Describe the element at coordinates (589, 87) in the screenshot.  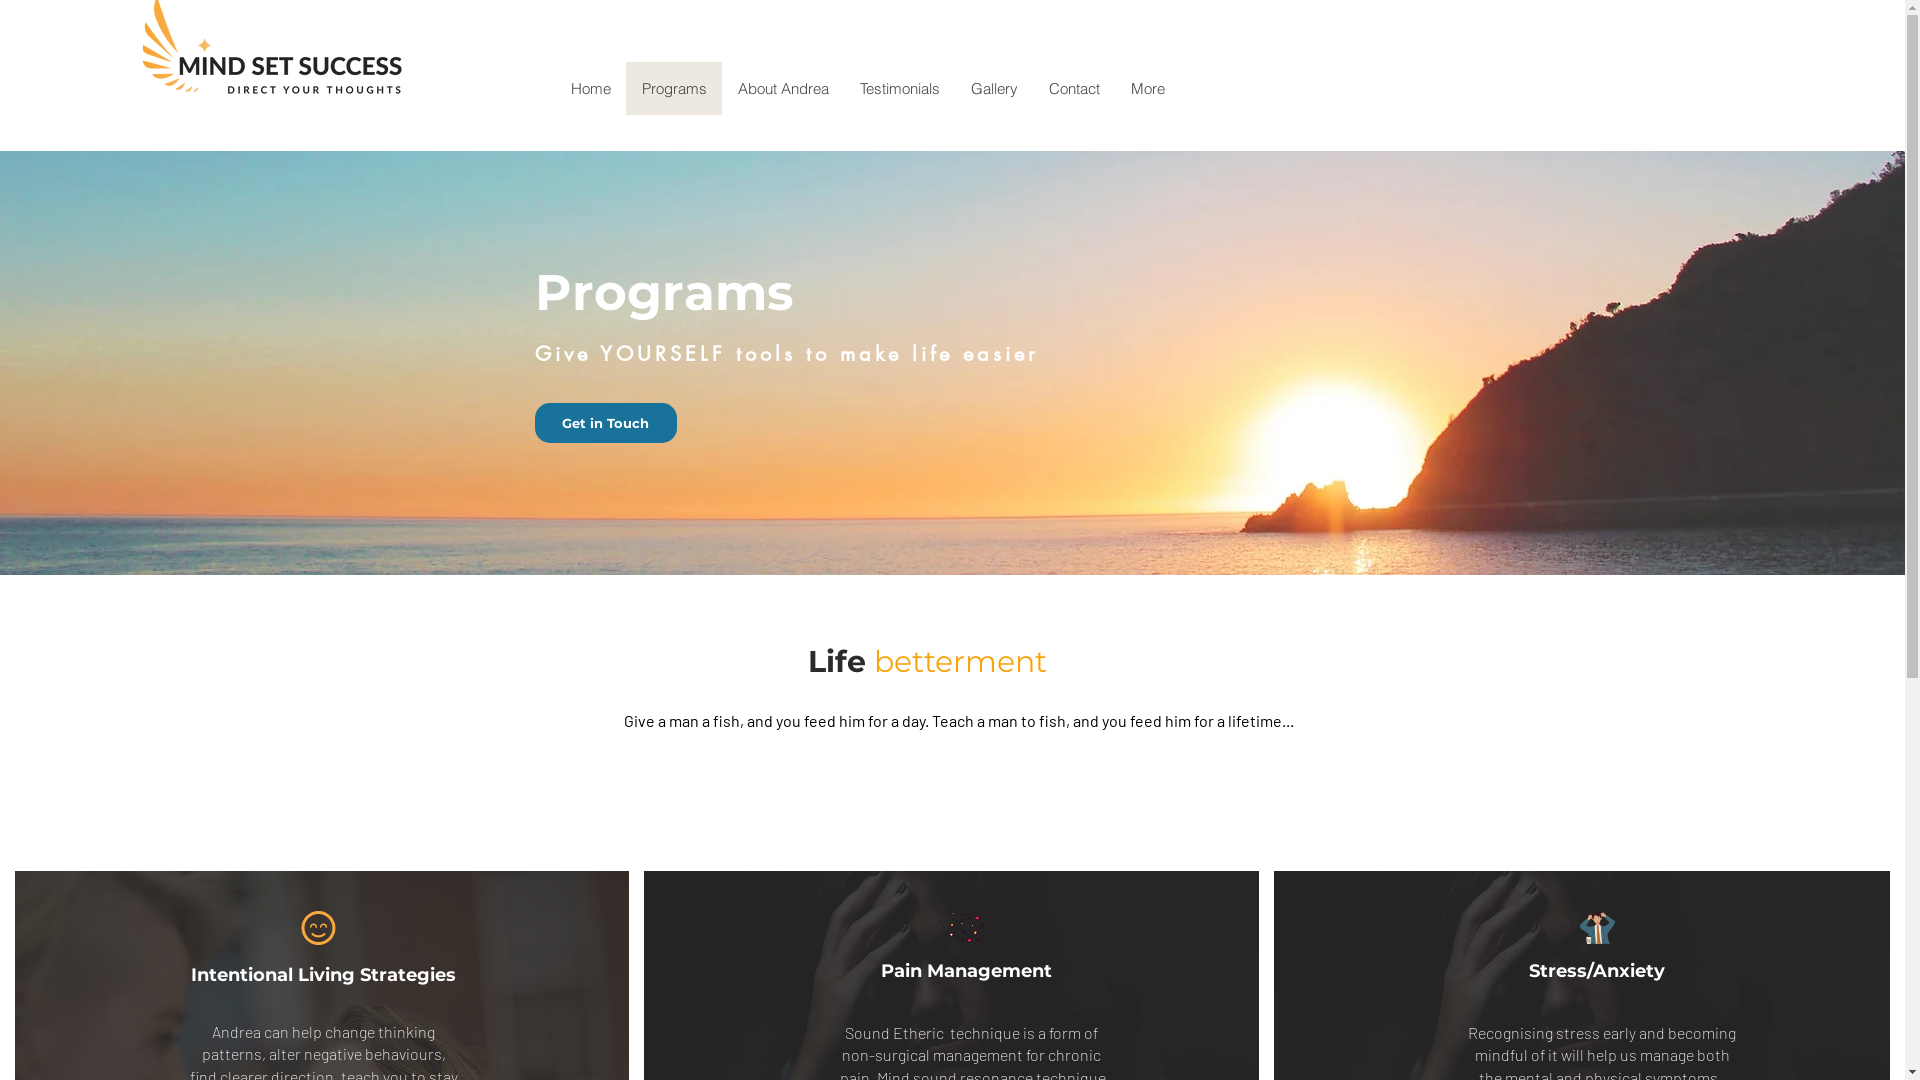
I see `'Home'` at that location.